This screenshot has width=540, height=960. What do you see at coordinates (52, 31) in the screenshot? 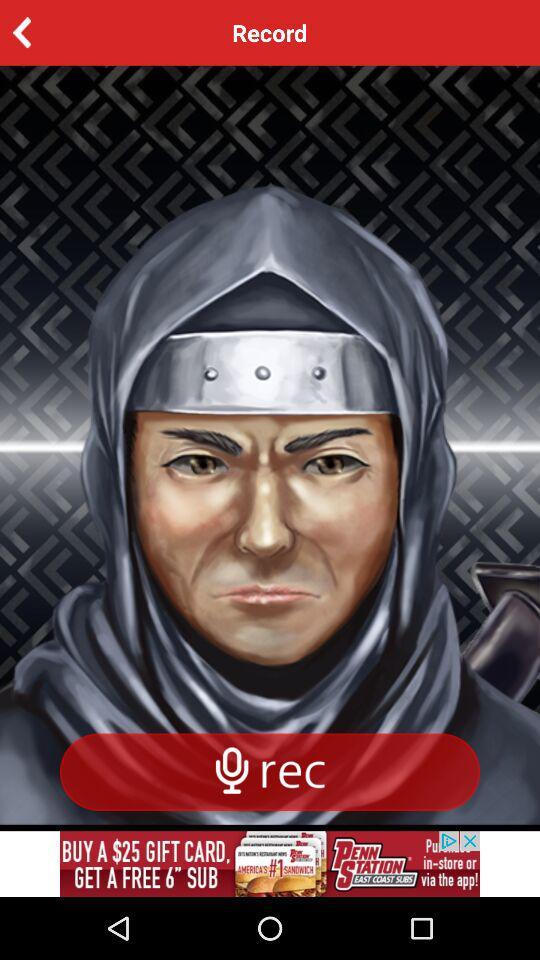
I see `previous` at bounding box center [52, 31].